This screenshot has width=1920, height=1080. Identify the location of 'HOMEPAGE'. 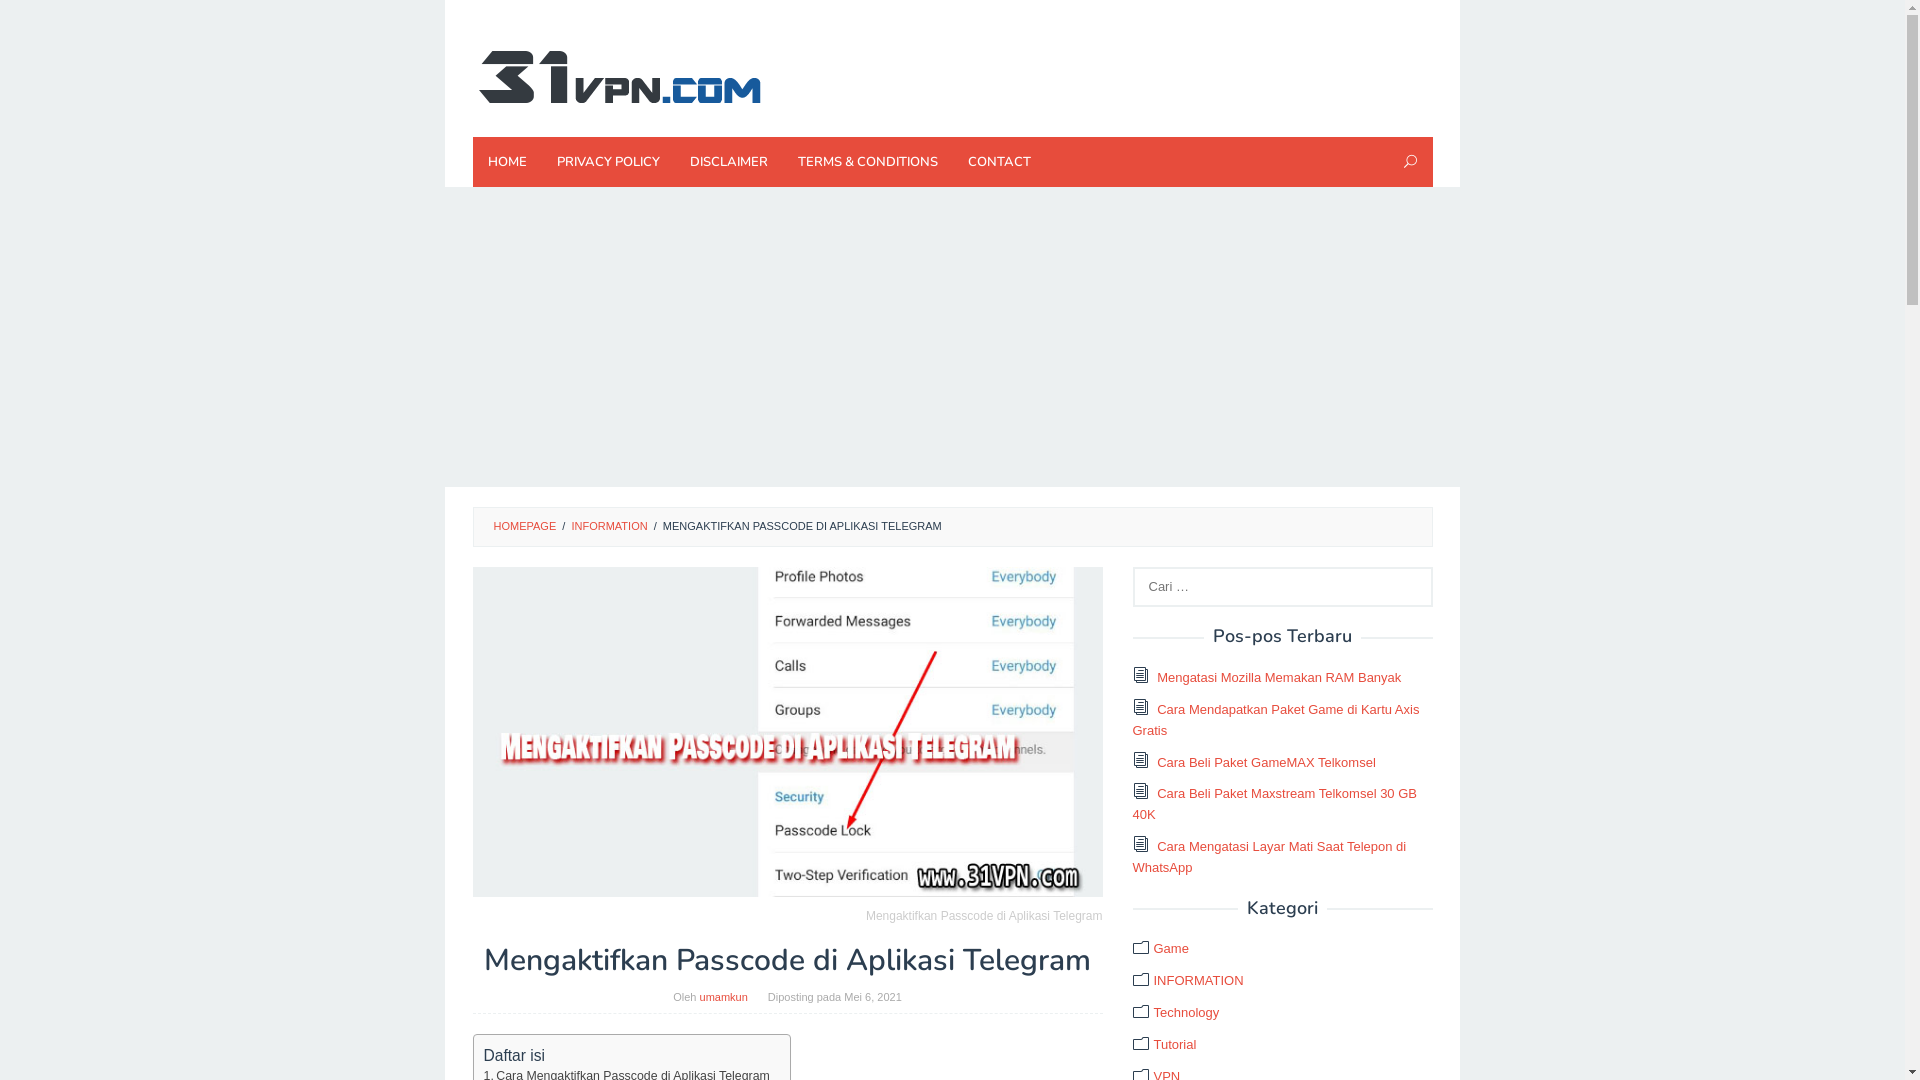
(525, 524).